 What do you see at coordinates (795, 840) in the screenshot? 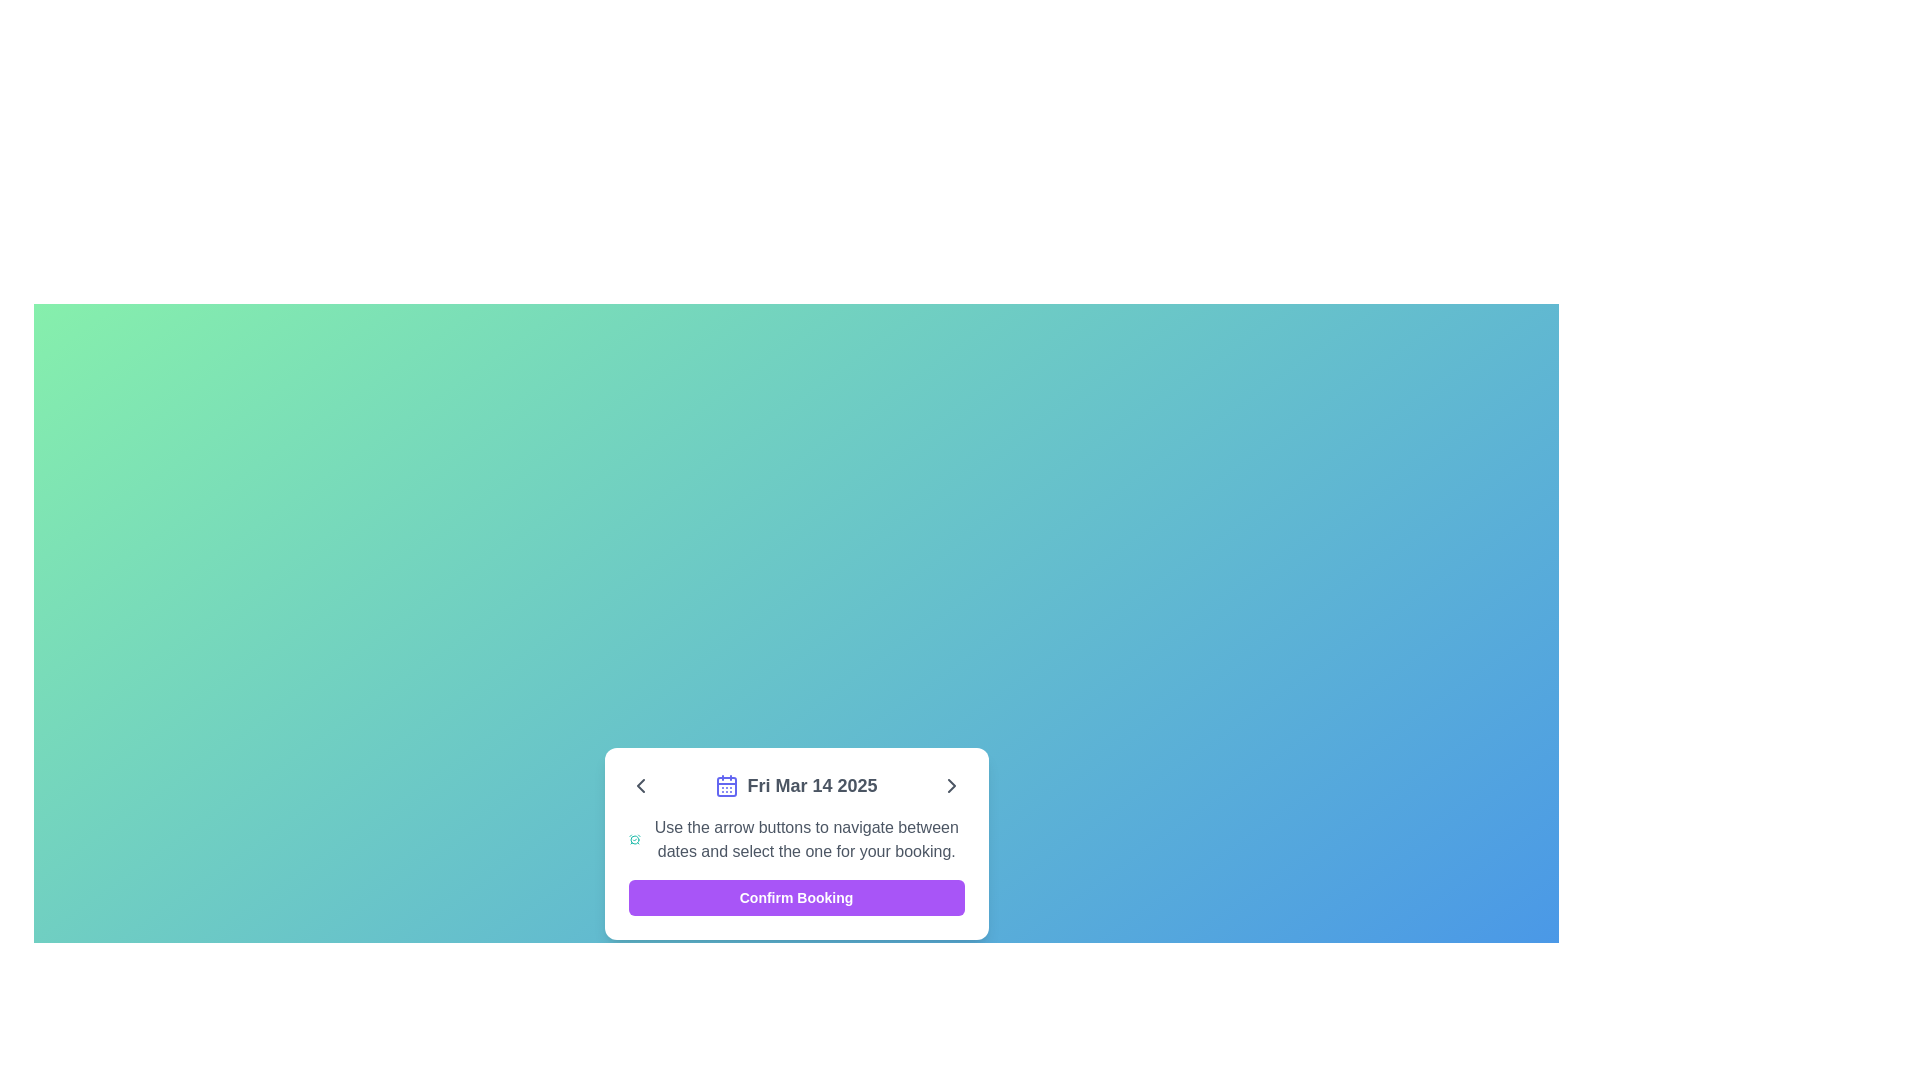
I see `the Text block that informs the user how to navigate between dates, located within a light card interface, positioned below the header displaying 'Fri Mar 14 2025' and above the 'Confirm Booking' button` at bounding box center [795, 840].